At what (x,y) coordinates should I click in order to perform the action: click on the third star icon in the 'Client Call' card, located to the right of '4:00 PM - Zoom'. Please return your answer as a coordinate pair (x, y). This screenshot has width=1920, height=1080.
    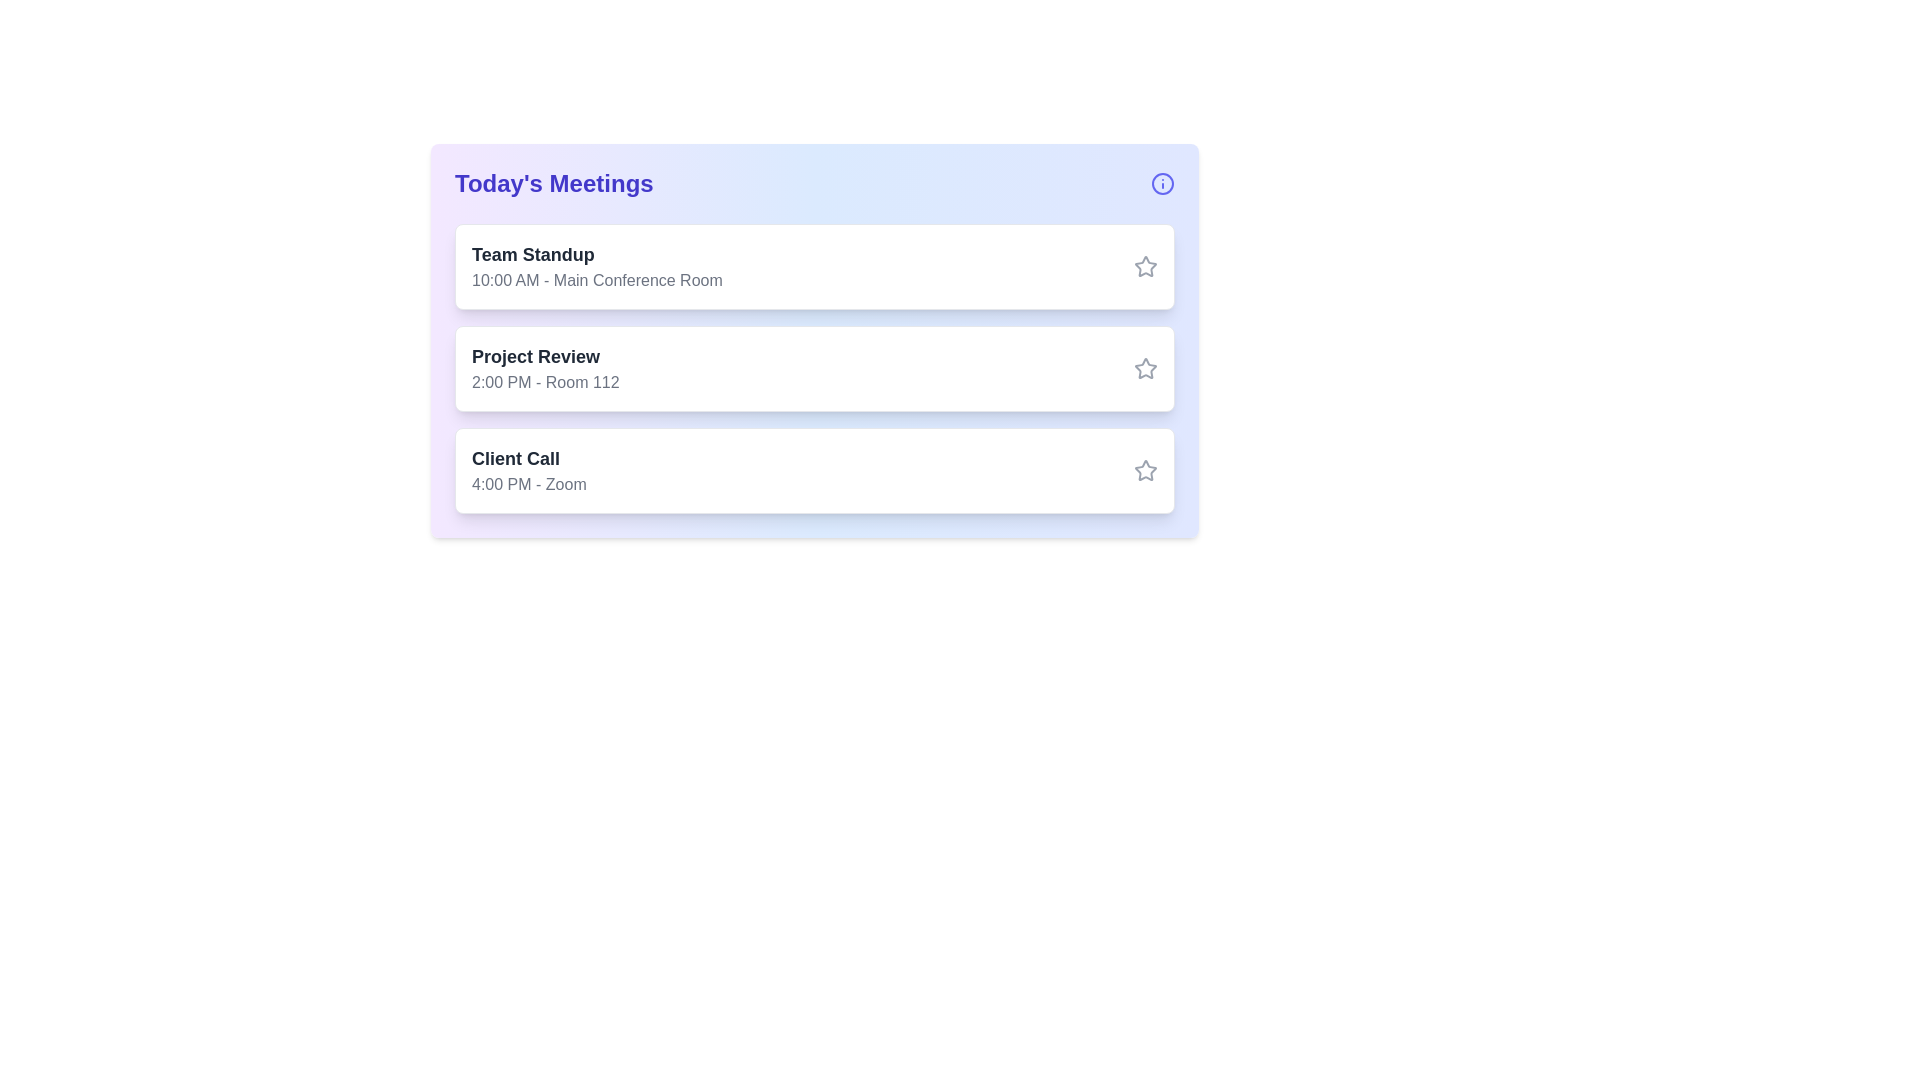
    Looking at the image, I should click on (1146, 470).